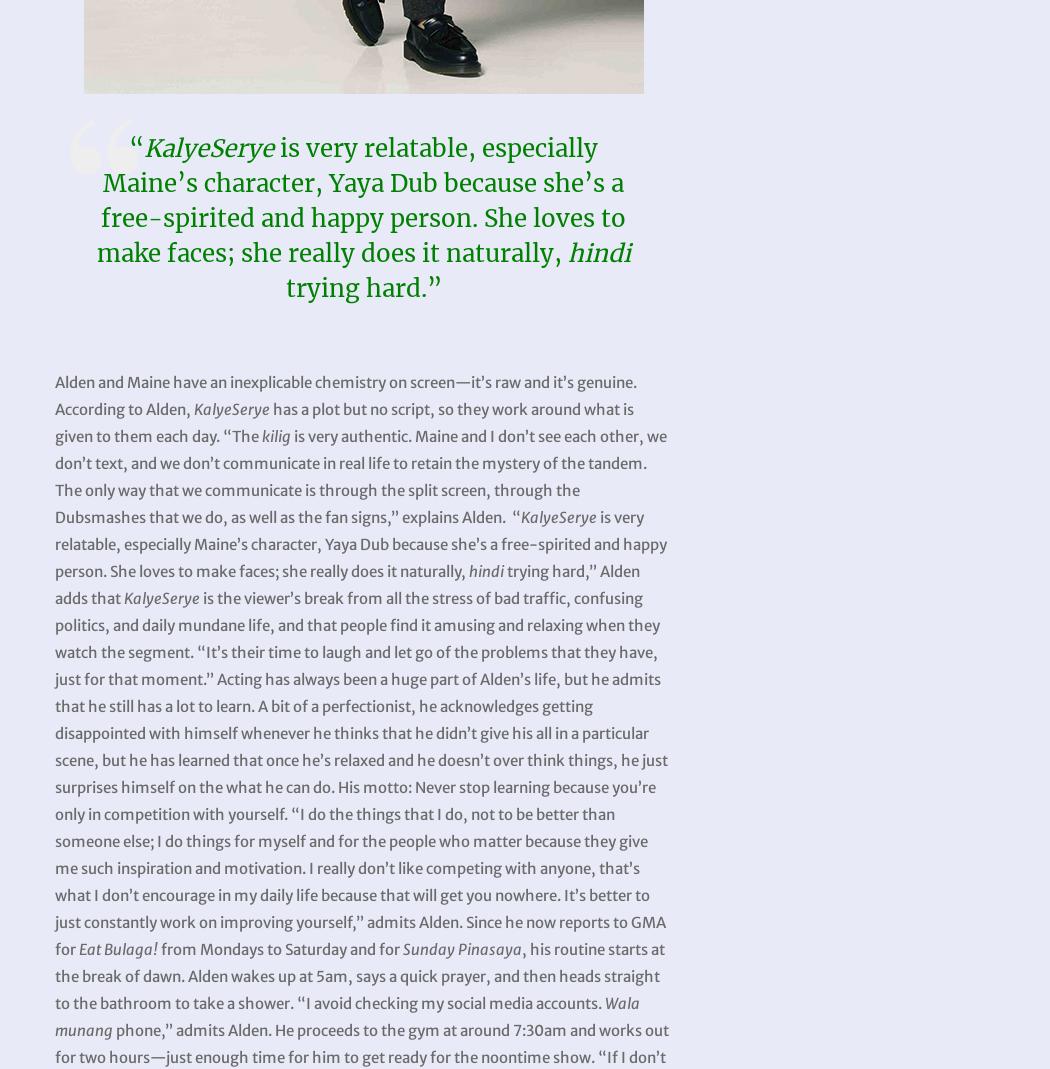  I want to click on 'trying hard.”', so click(361, 286).